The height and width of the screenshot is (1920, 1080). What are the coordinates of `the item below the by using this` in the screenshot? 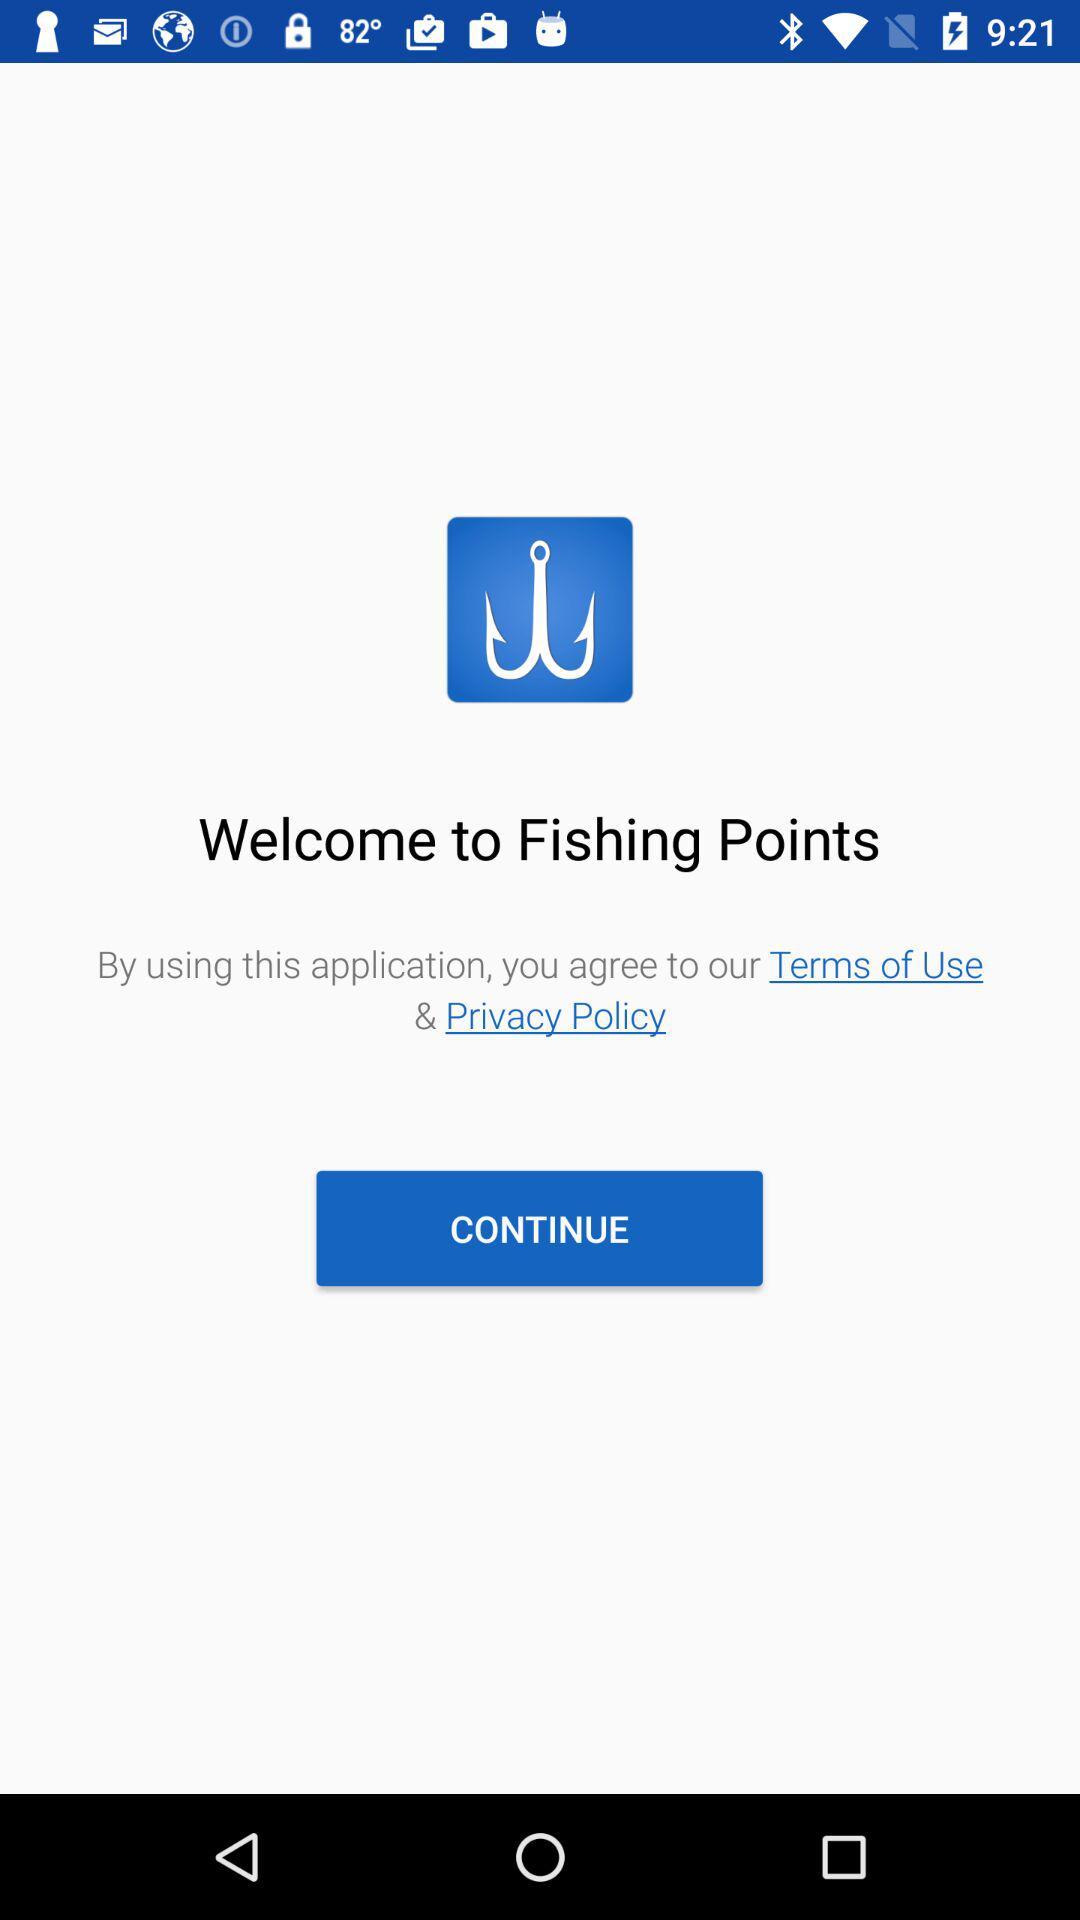 It's located at (538, 1227).